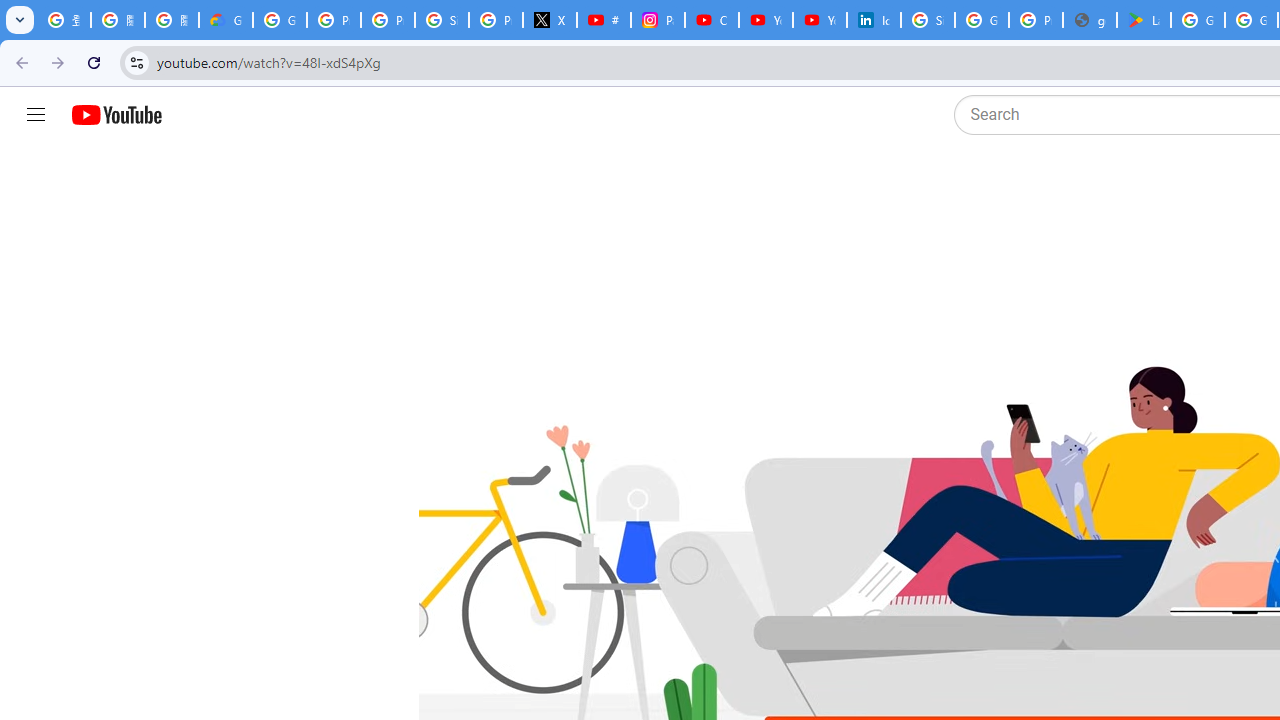  Describe the element at coordinates (1088, 20) in the screenshot. I see `'google_privacy_policy_en.pdf'` at that location.